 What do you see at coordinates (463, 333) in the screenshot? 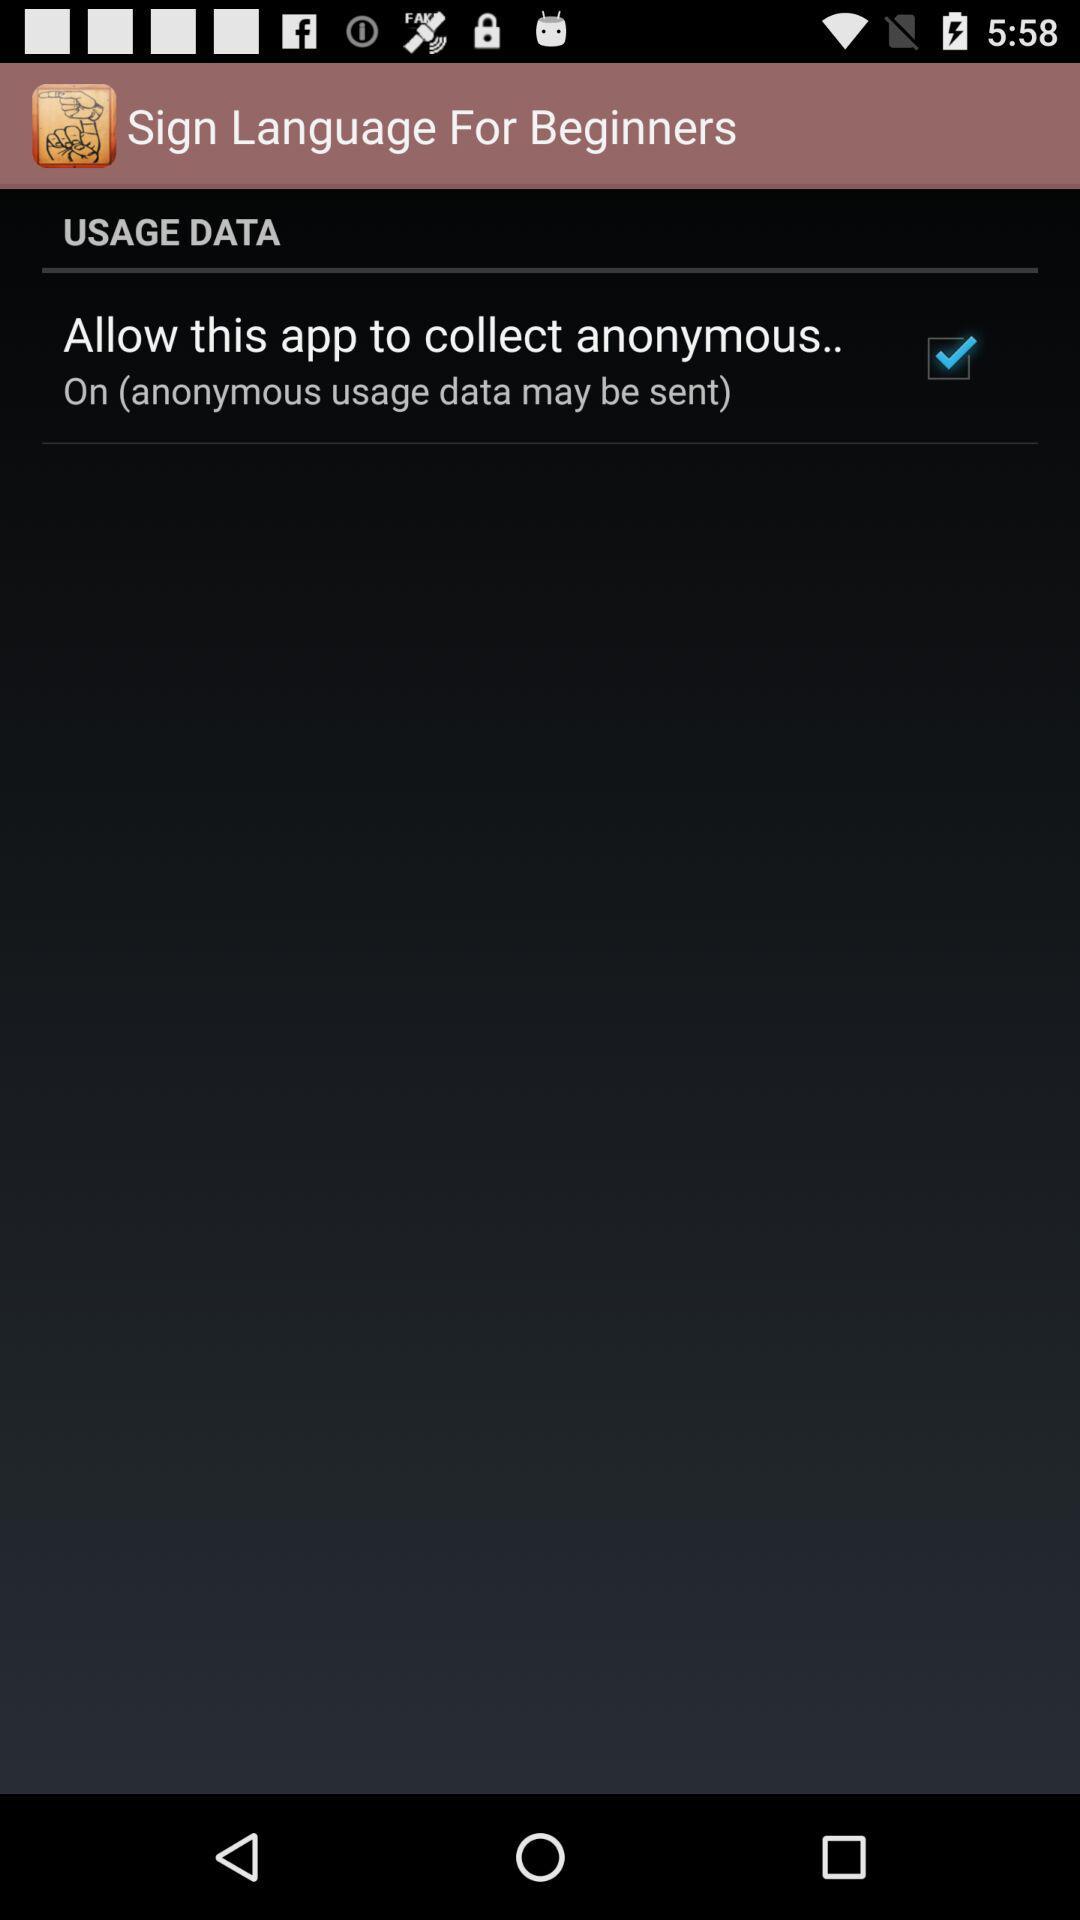
I see `the allow this app` at bounding box center [463, 333].